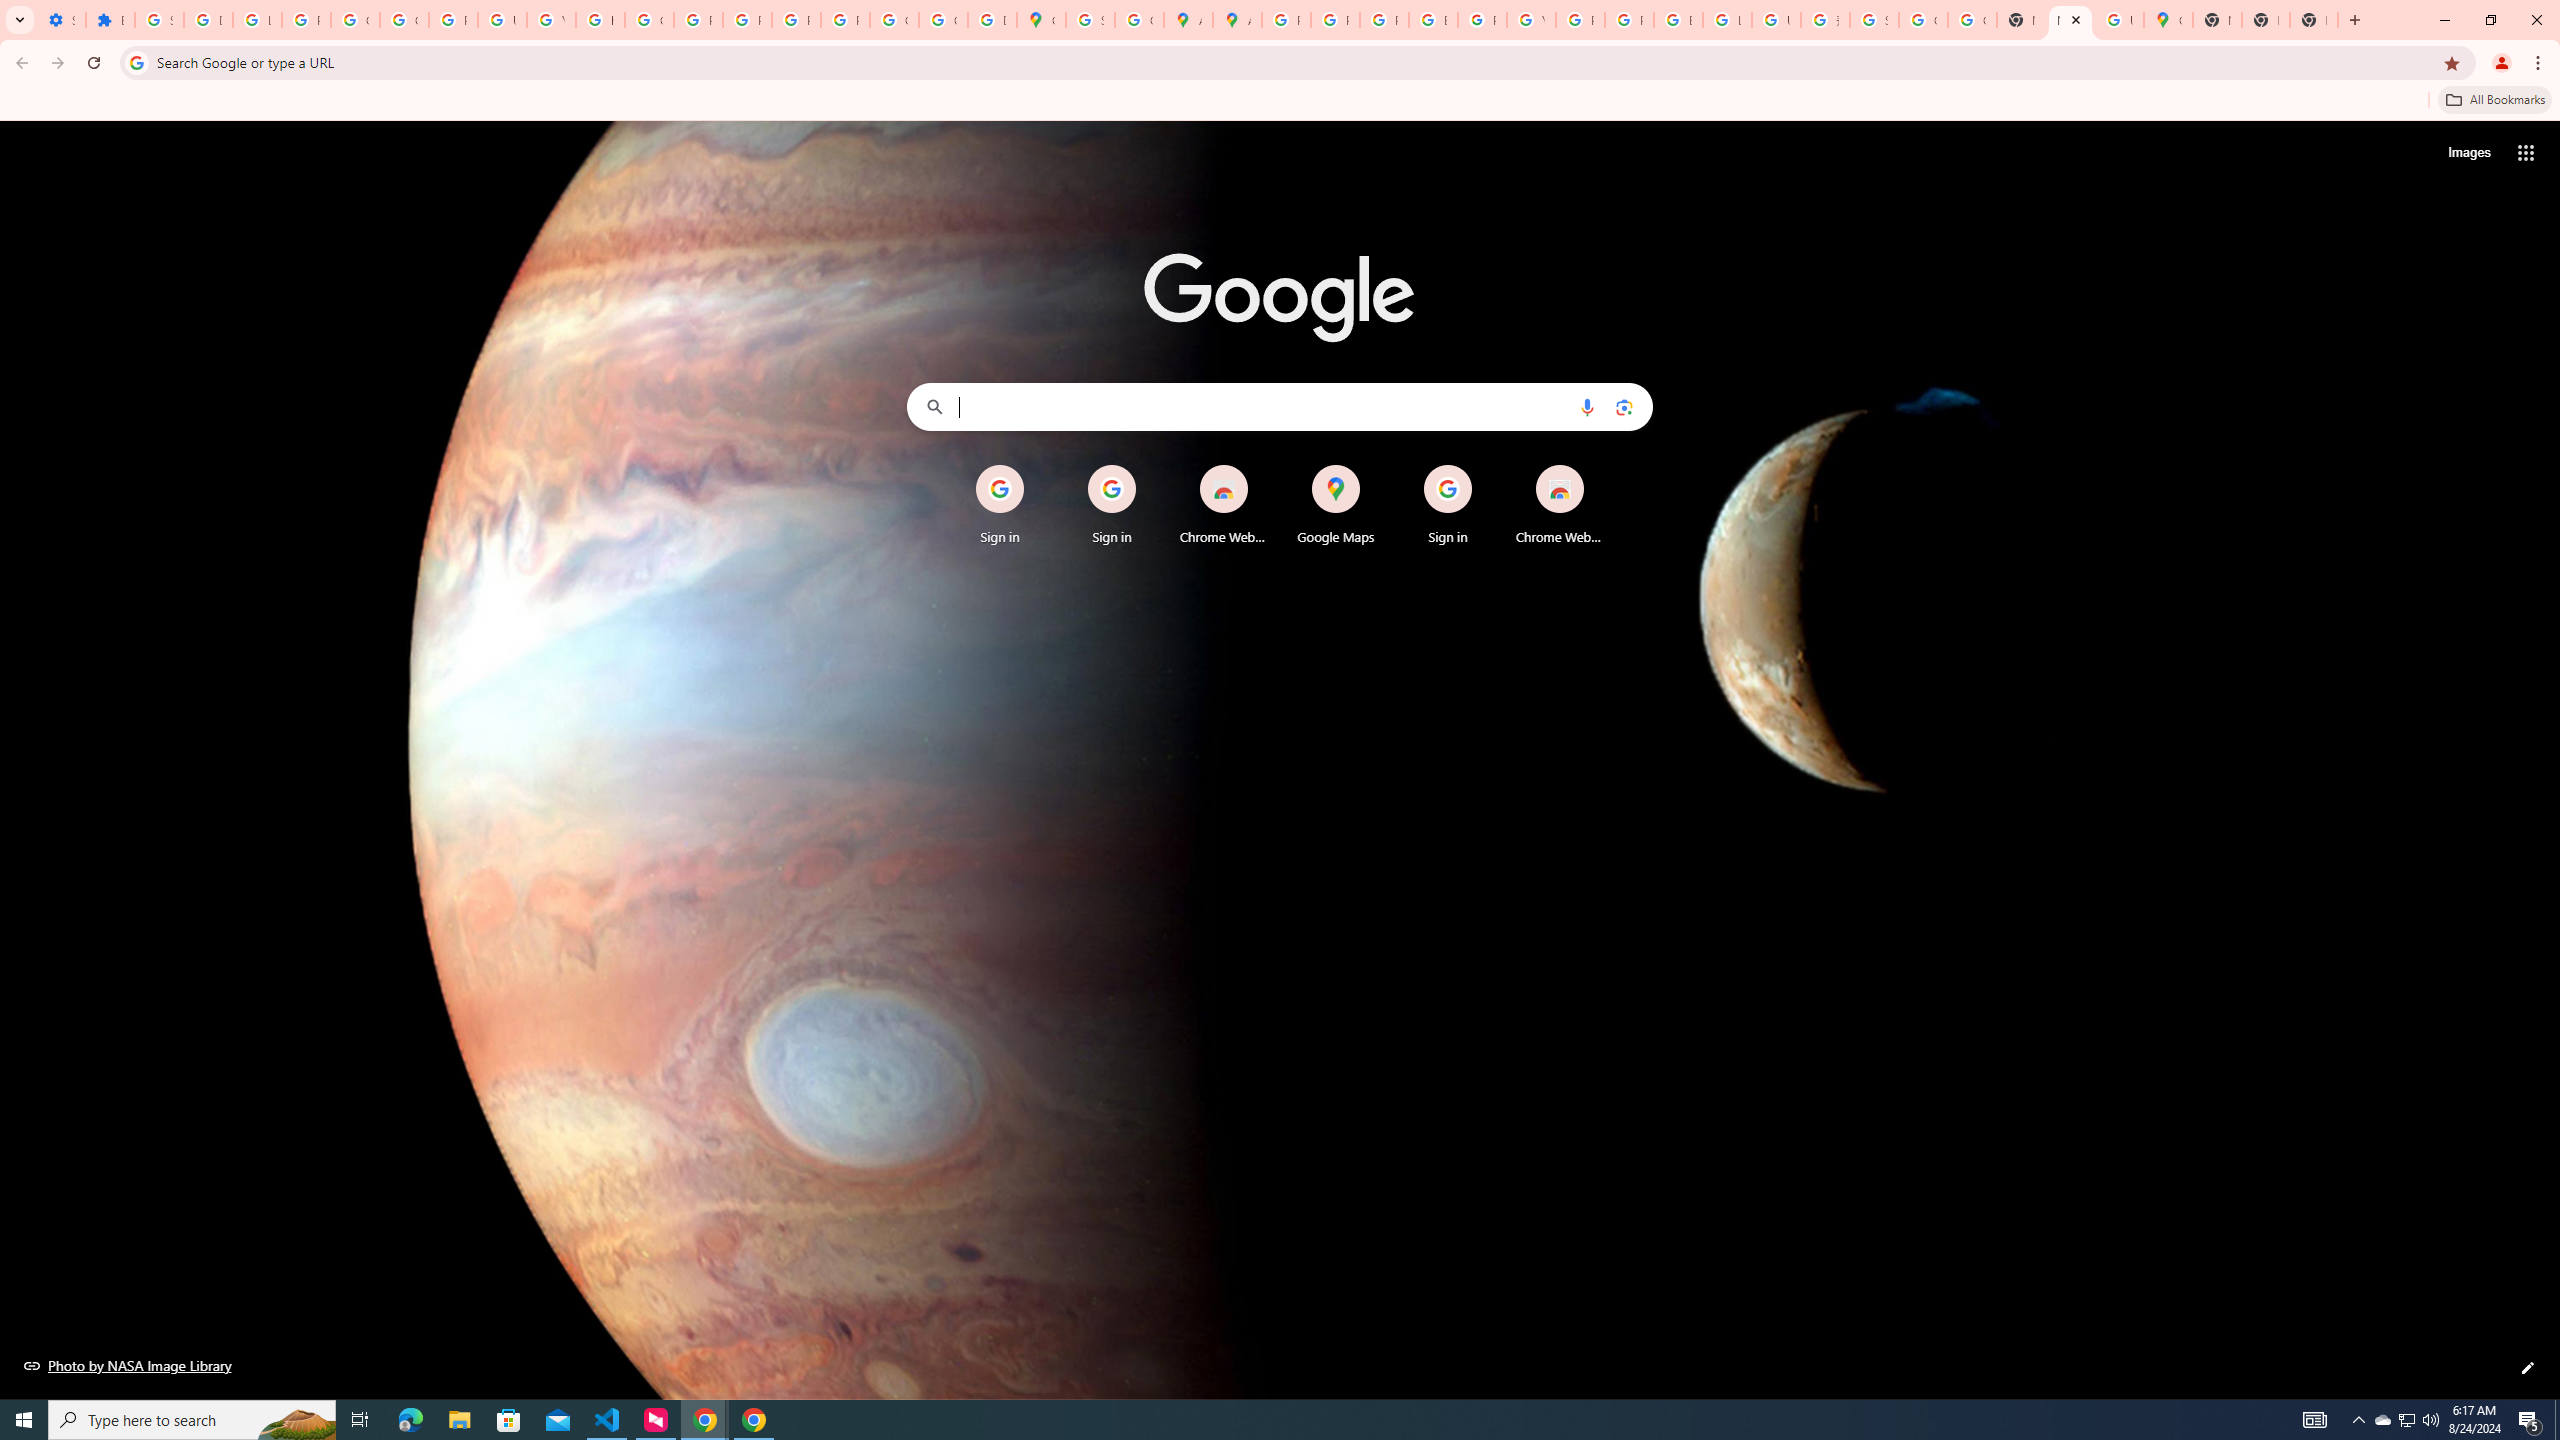 The image size is (2560, 1440). What do you see at coordinates (2119, 19) in the screenshot?
I see `'Use Google Maps in Space - Google Maps Help'` at bounding box center [2119, 19].